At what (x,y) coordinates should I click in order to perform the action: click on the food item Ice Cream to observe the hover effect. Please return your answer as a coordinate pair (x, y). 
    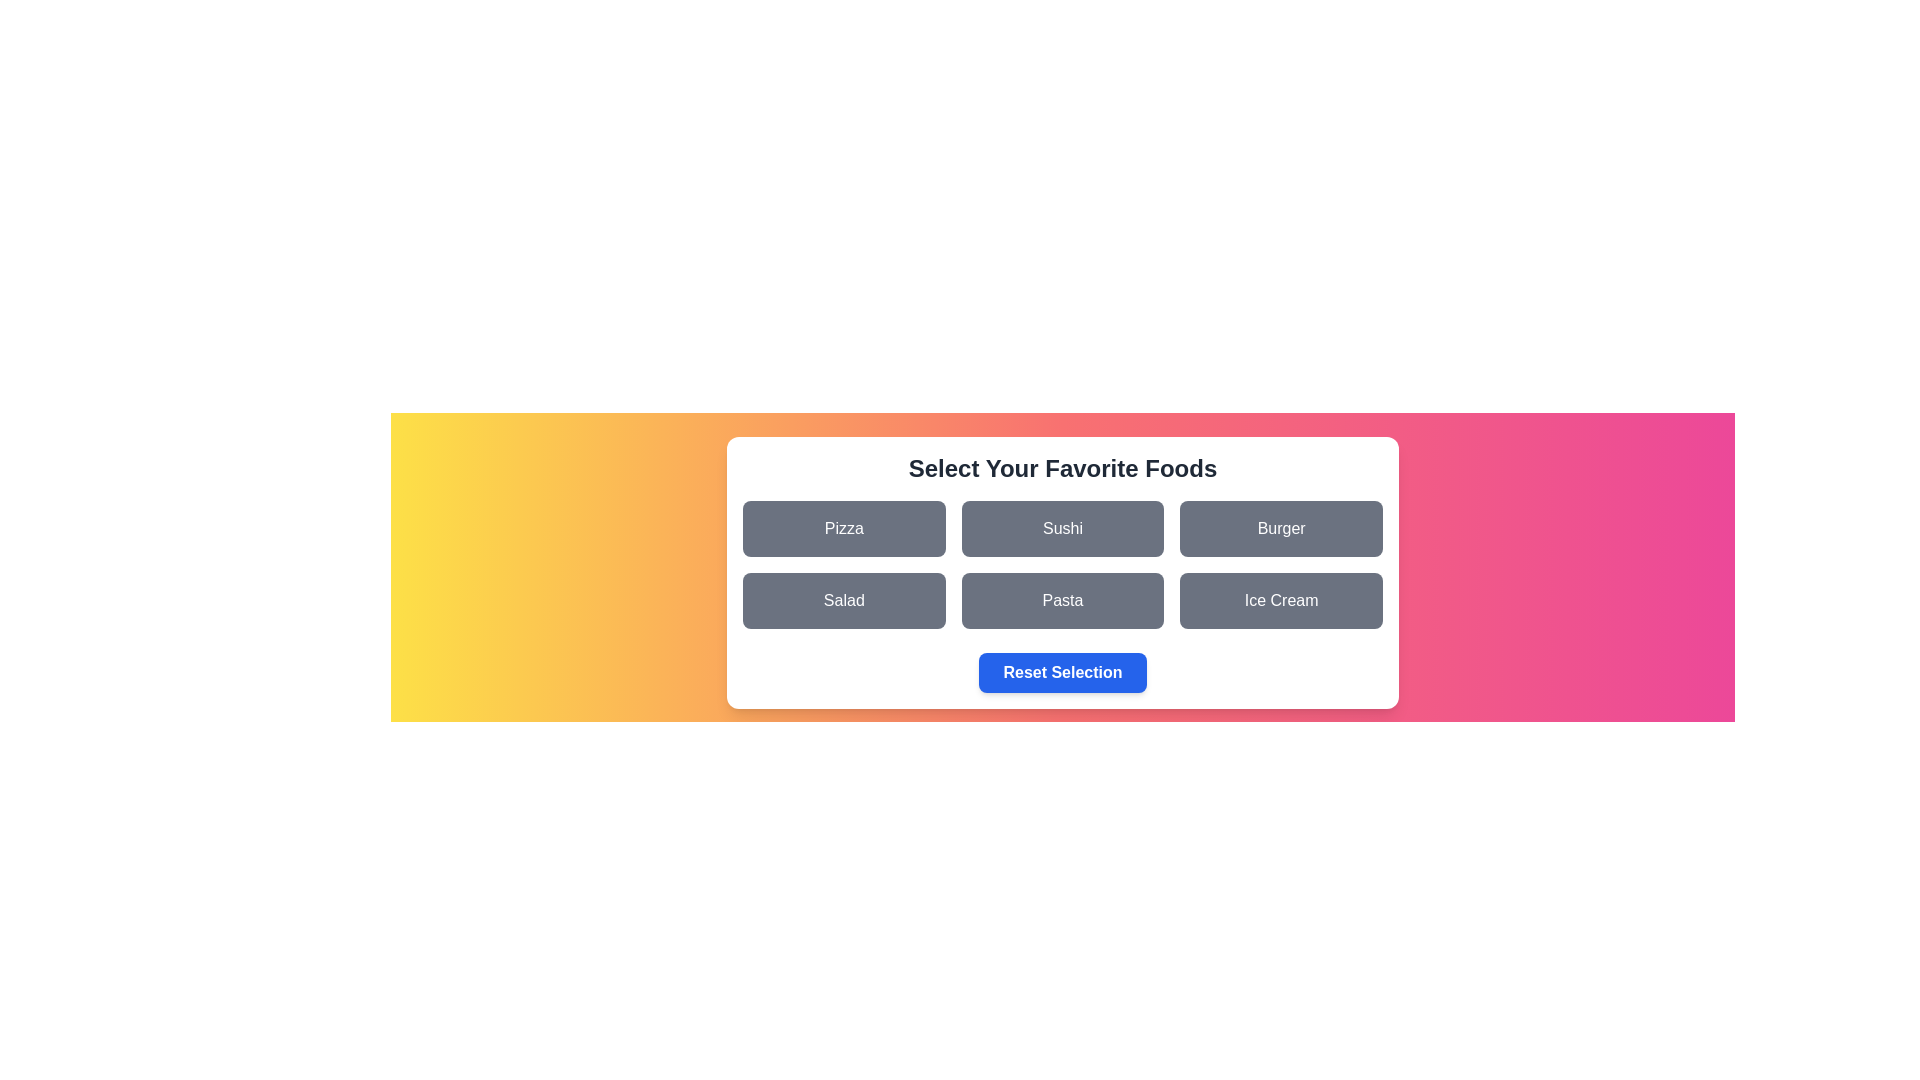
    Looking at the image, I should click on (1281, 600).